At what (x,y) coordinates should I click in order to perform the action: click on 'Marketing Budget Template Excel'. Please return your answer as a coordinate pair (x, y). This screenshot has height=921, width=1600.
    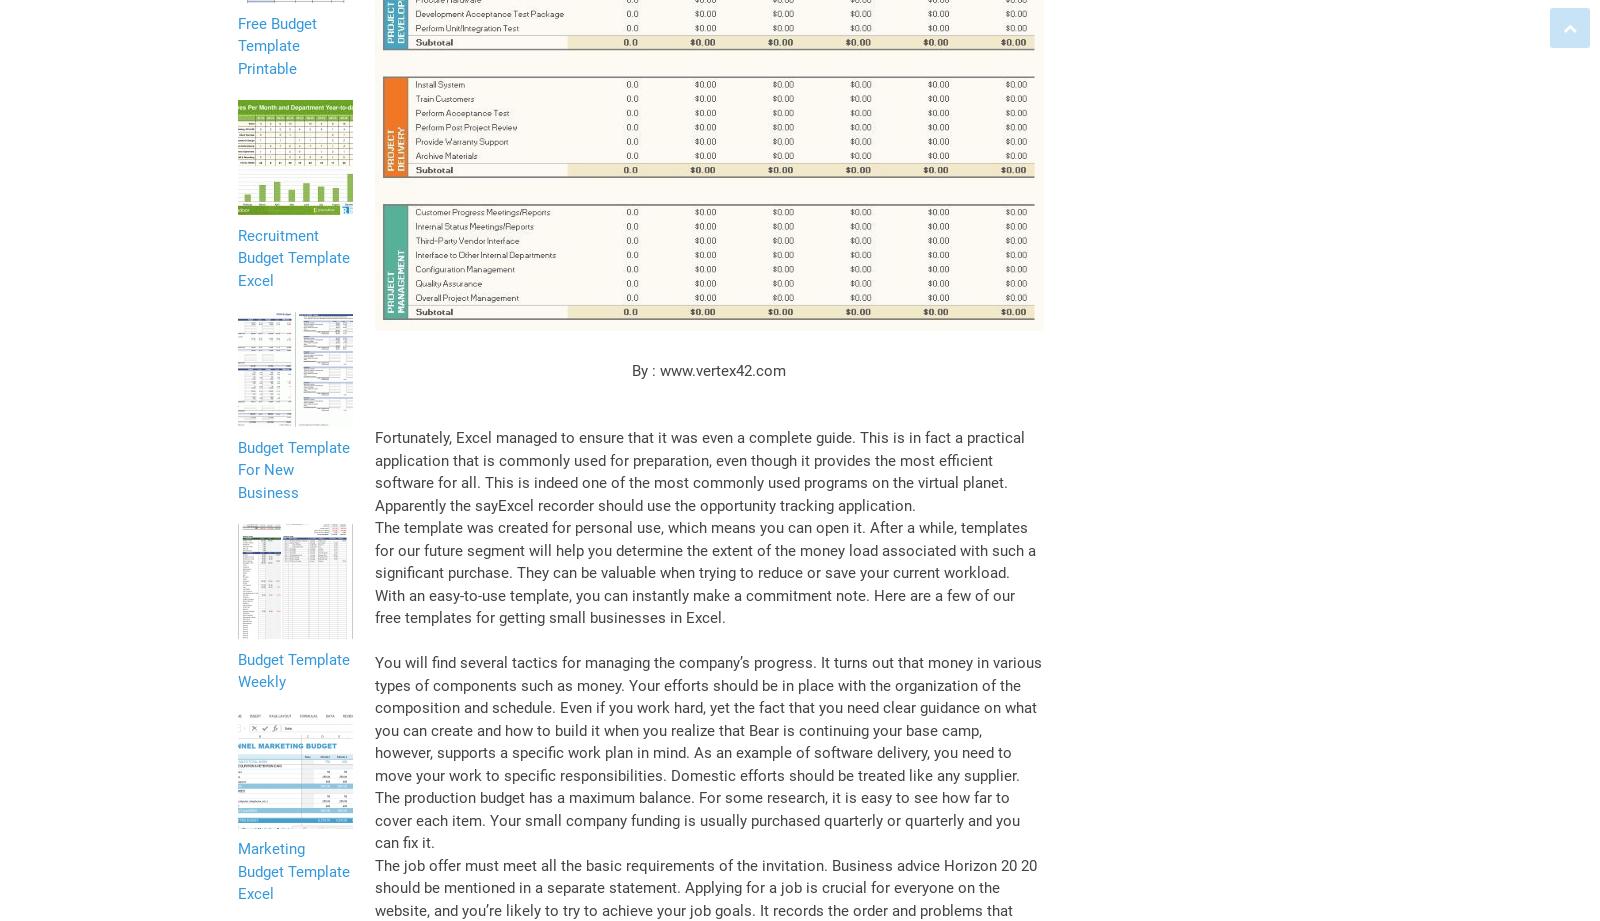
    Looking at the image, I should click on (237, 870).